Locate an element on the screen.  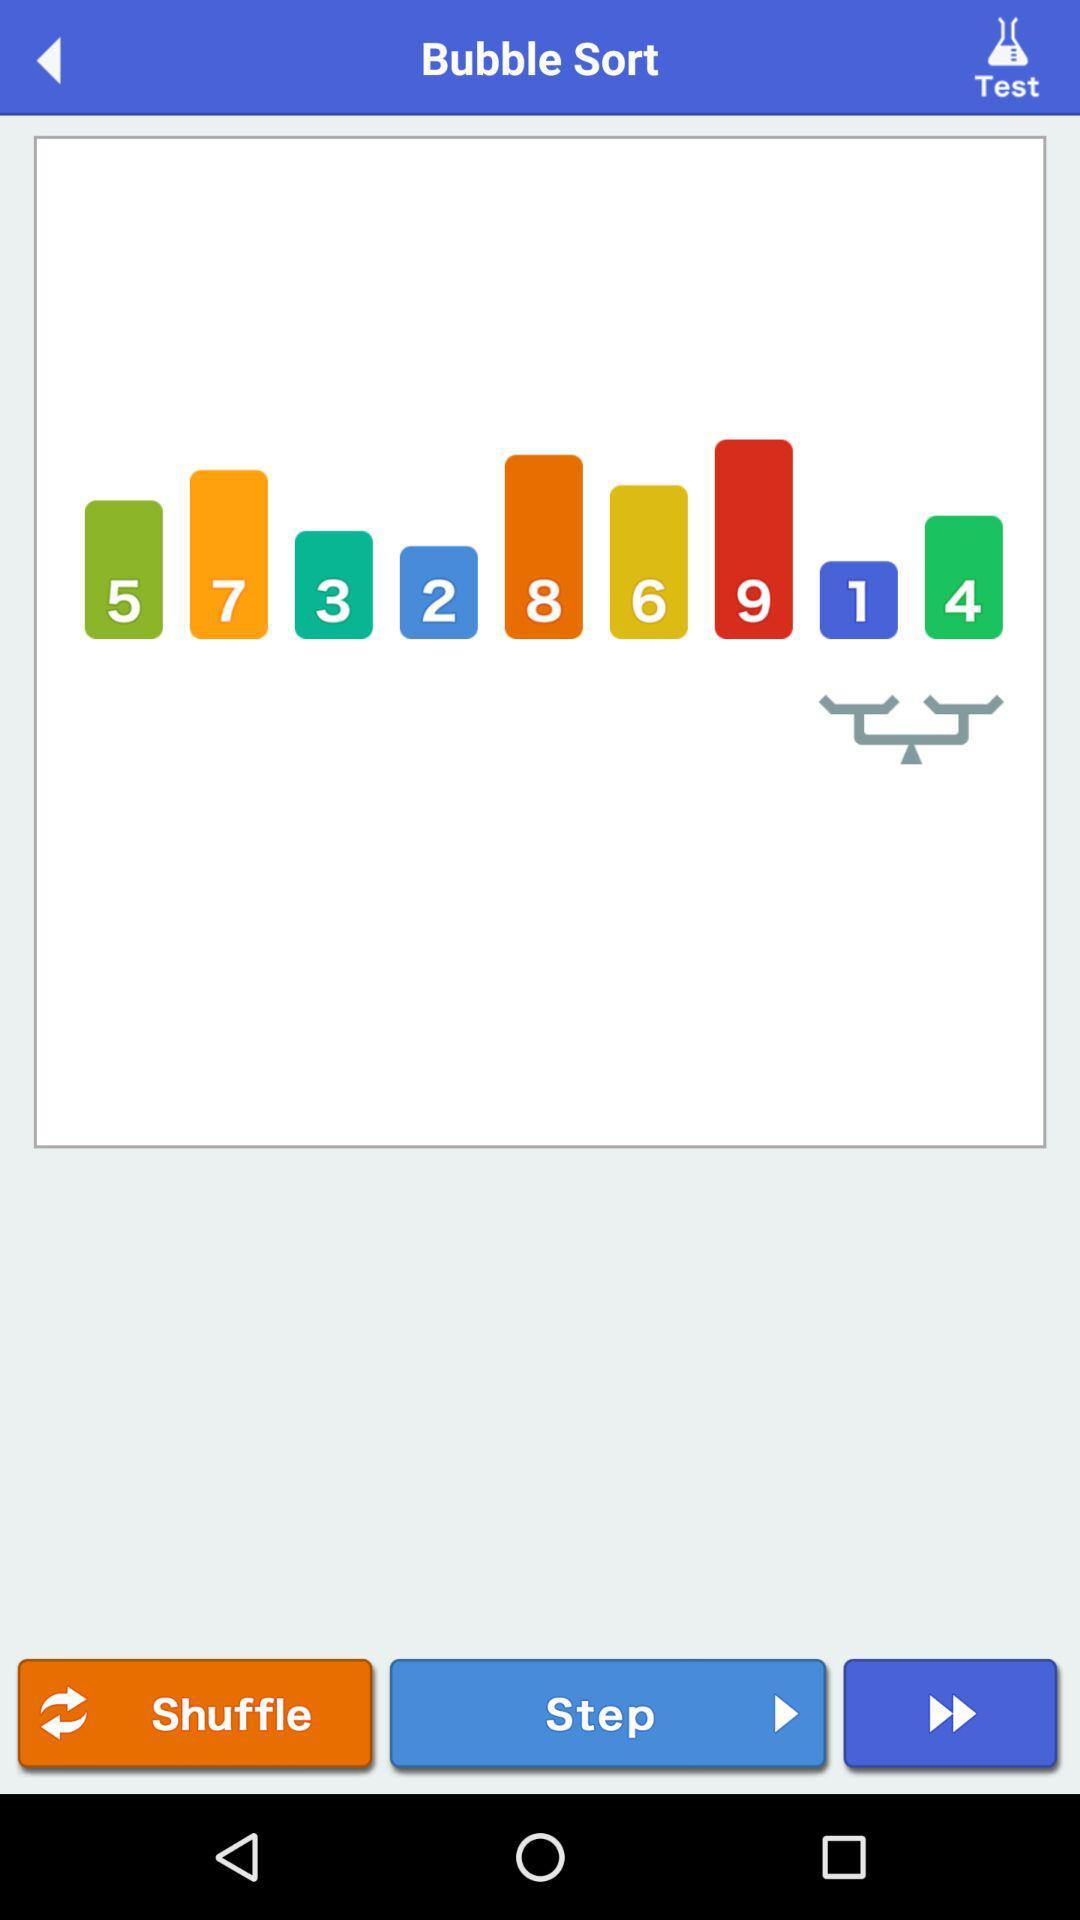
icon to the left of the bubble sort is located at coordinates (68, 56).